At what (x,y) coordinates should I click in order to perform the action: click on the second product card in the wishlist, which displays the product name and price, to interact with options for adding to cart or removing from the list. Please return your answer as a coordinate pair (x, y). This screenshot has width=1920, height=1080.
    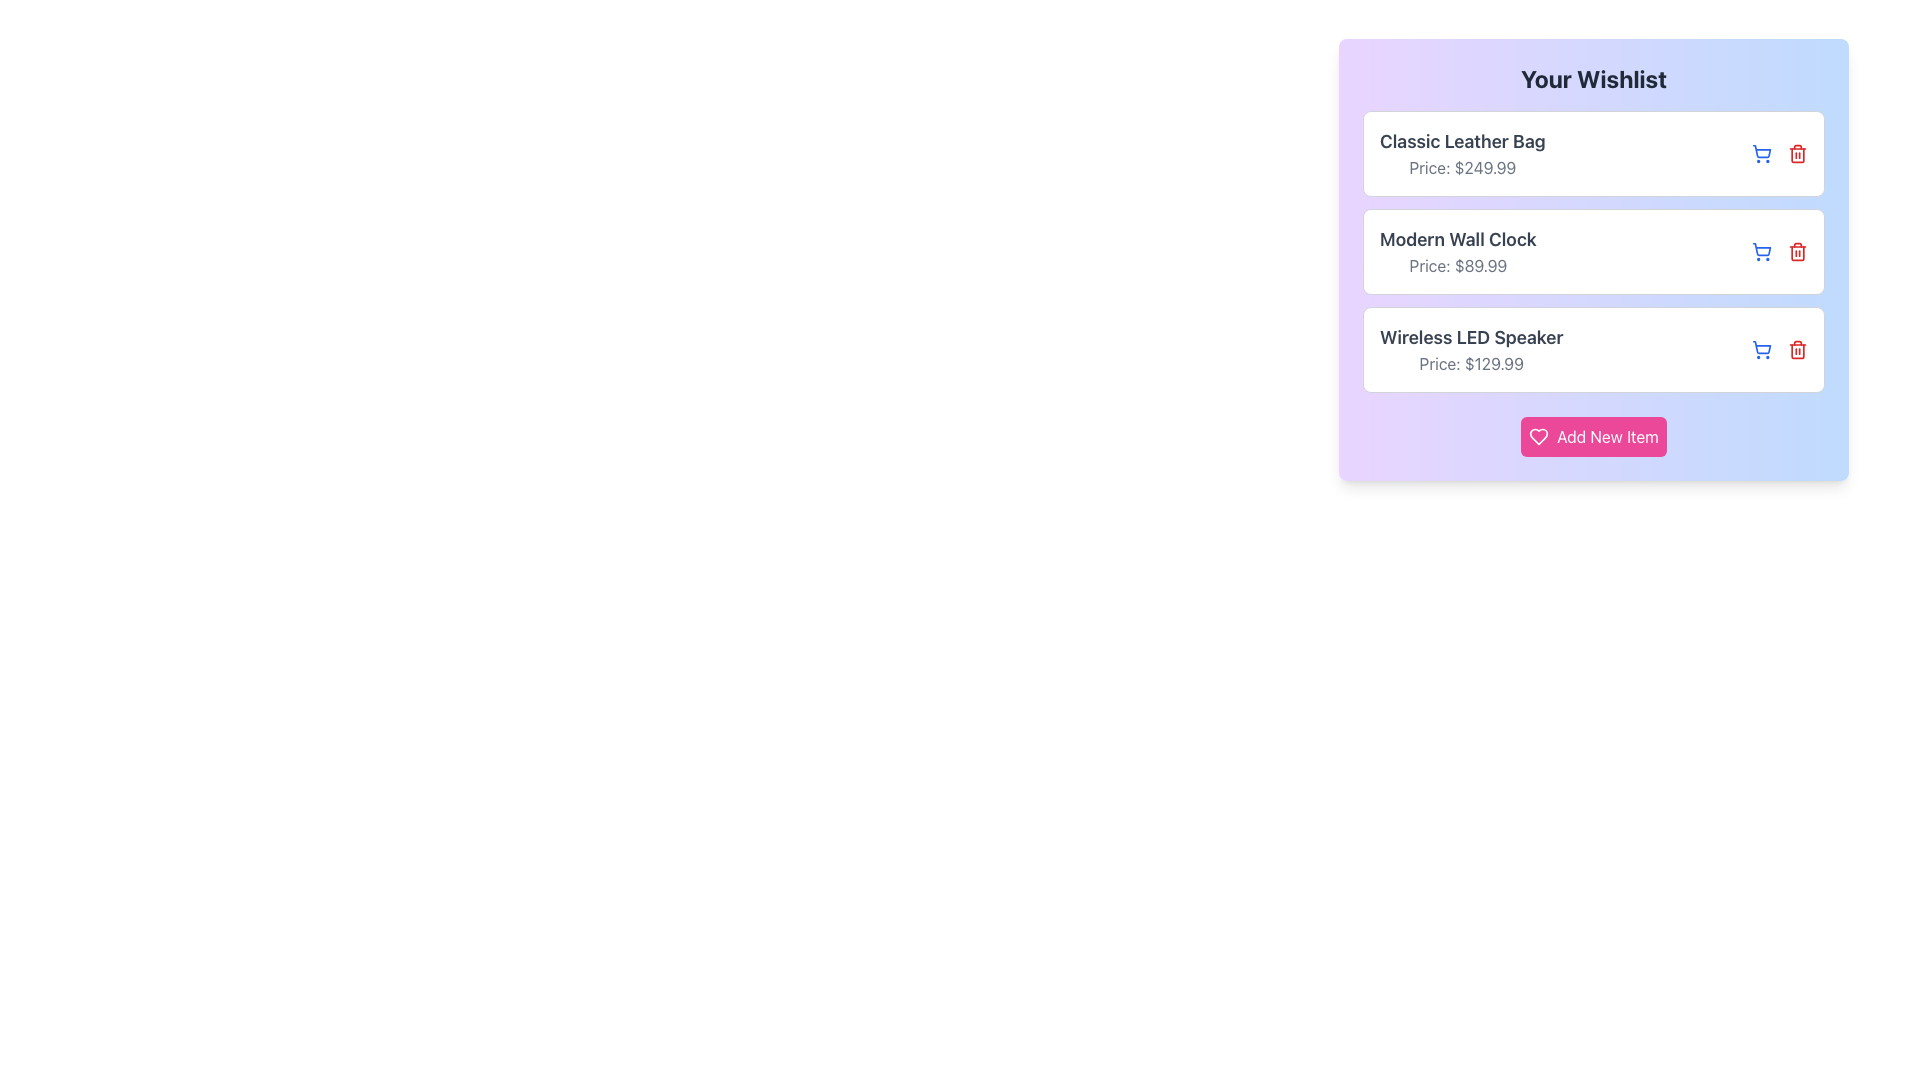
    Looking at the image, I should click on (1592, 250).